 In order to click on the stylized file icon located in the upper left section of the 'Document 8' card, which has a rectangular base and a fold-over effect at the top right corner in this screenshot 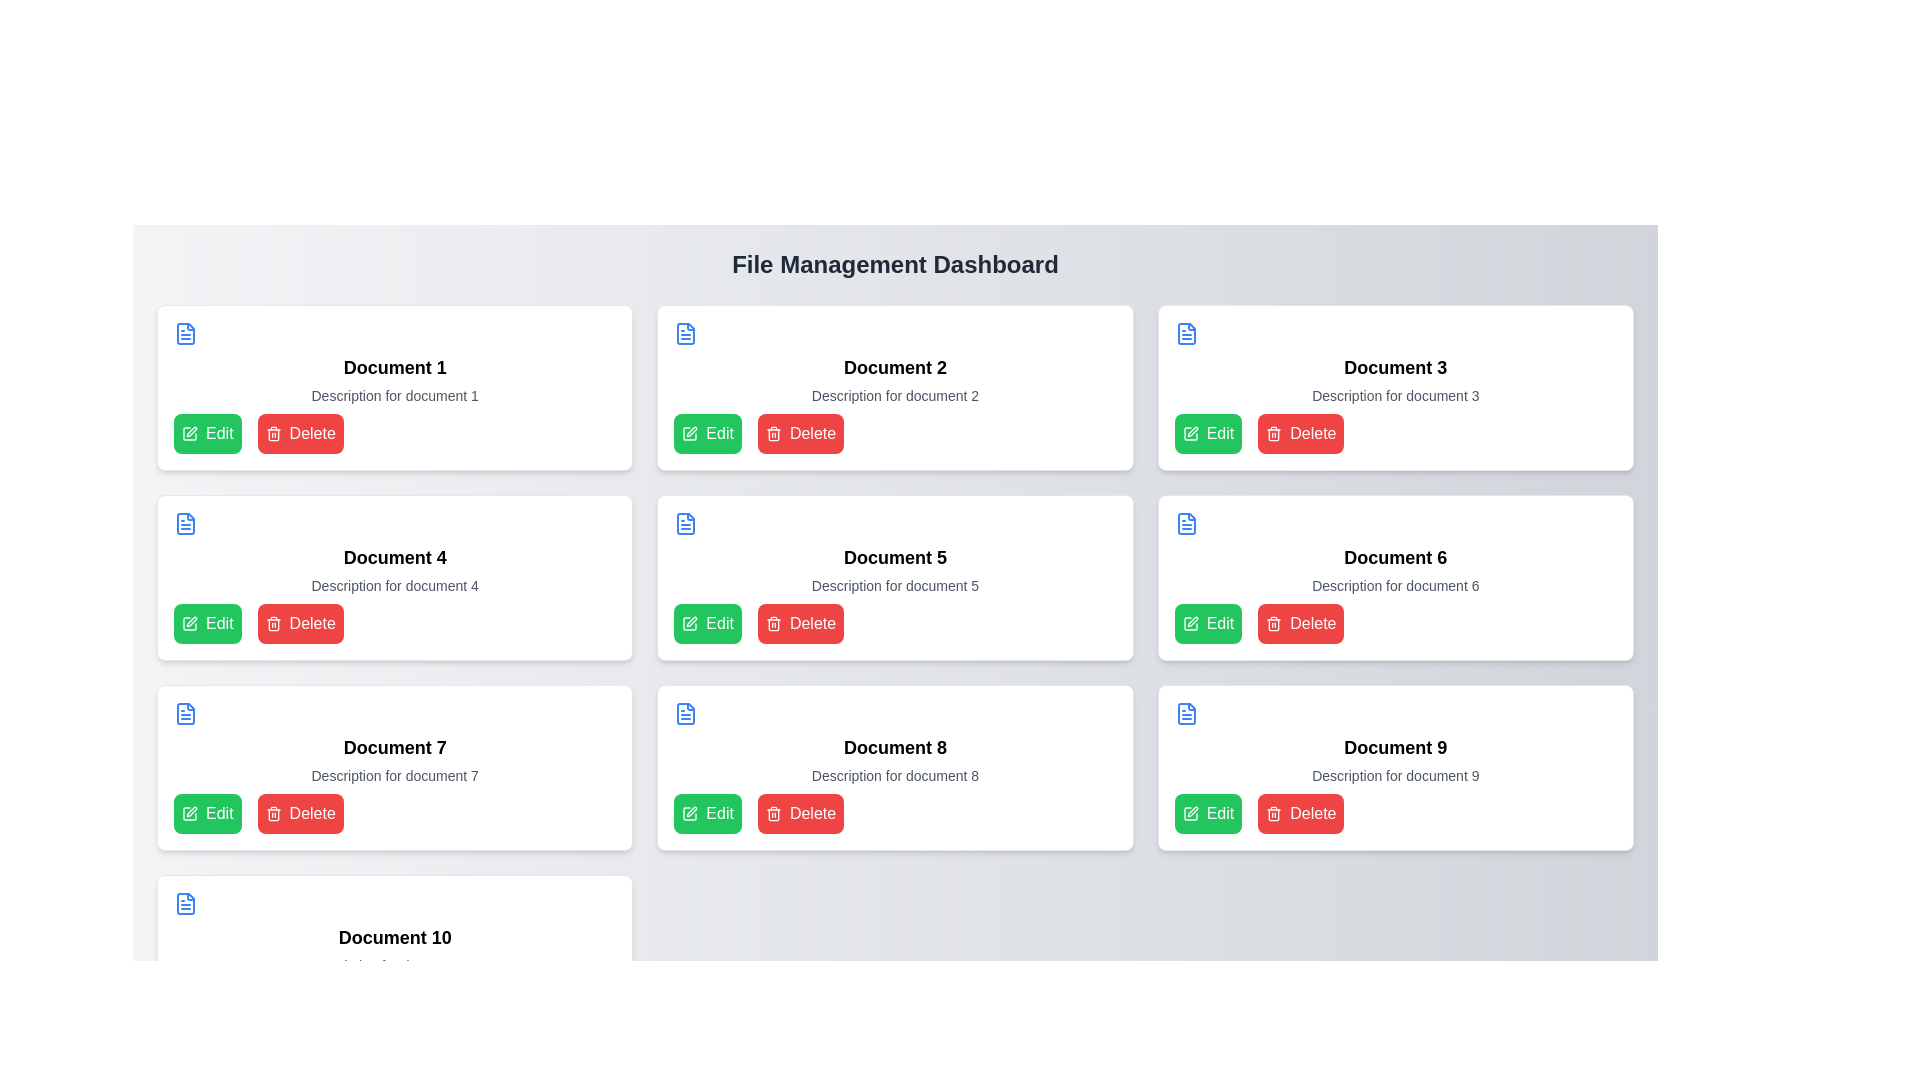, I will do `click(686, 712)`.